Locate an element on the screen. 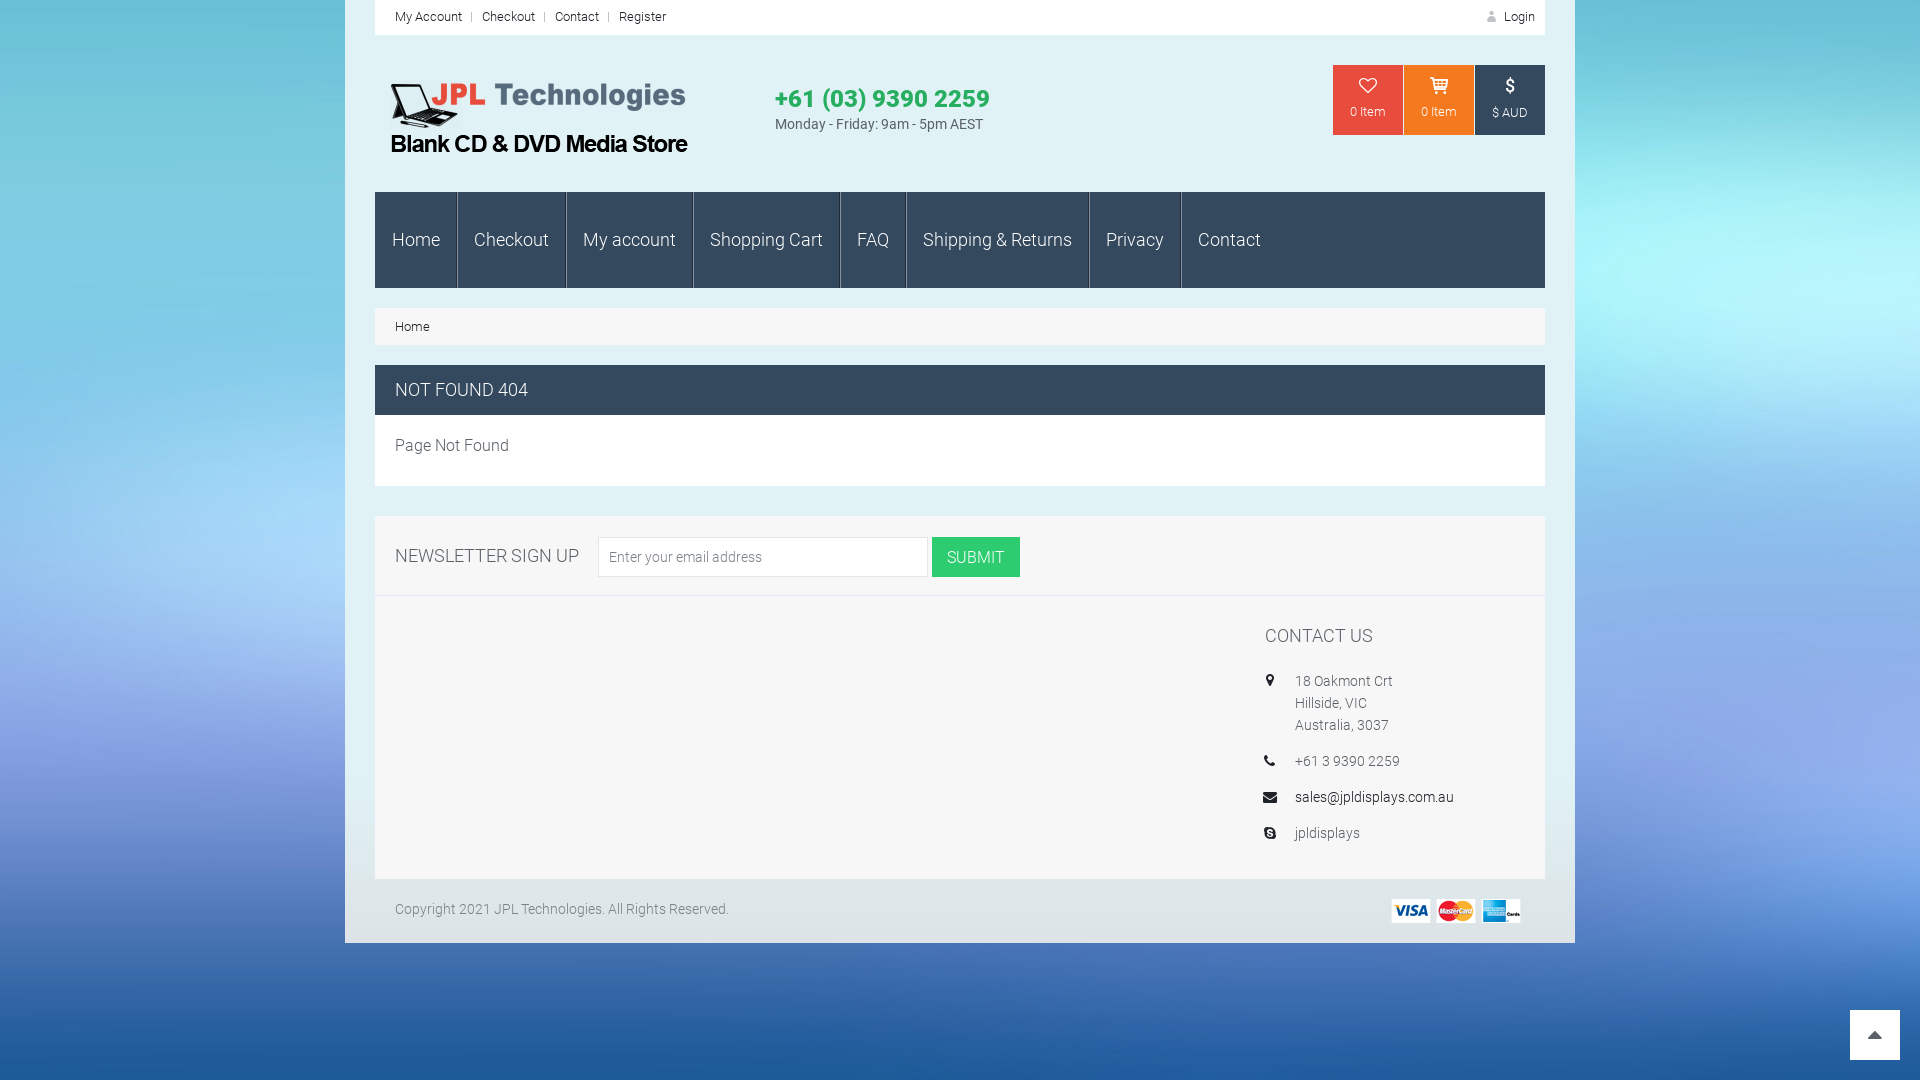  'Login' is located at coordinates (1483, 16).